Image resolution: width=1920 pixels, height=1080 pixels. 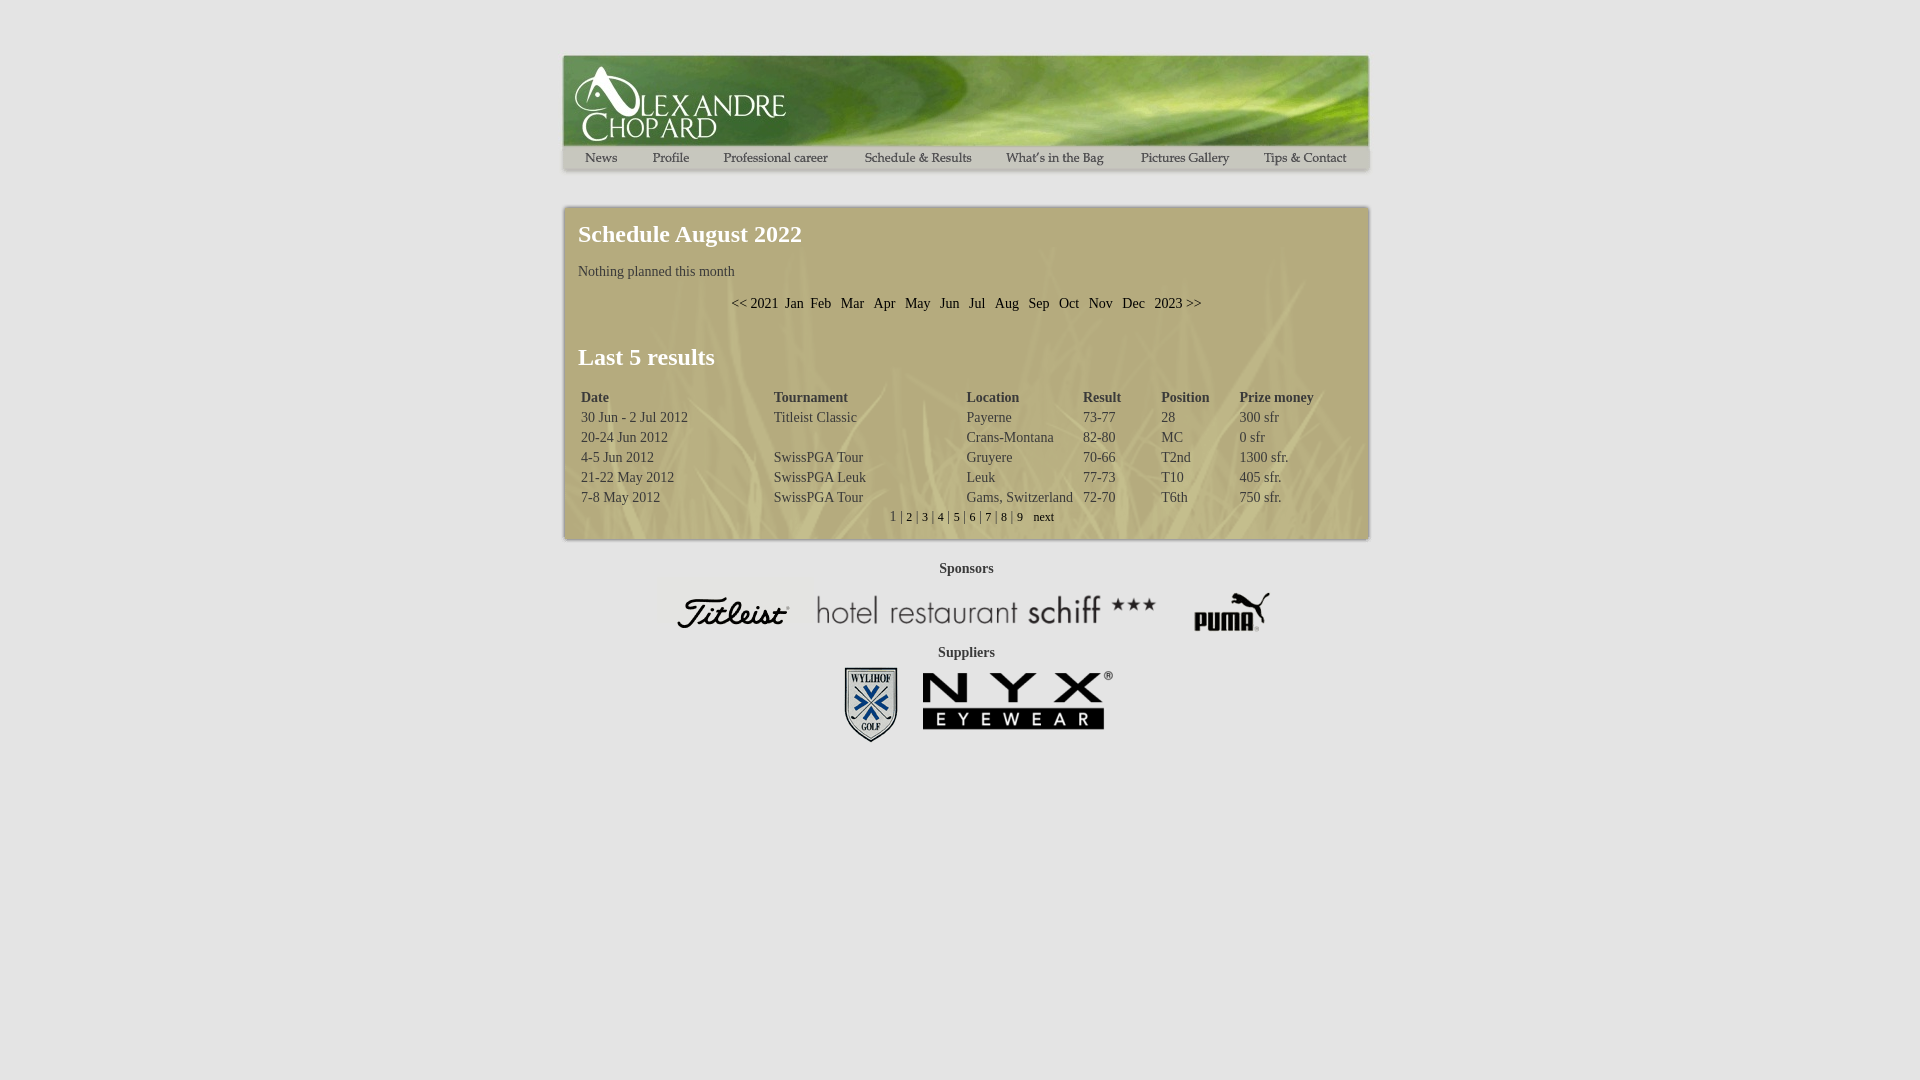 What do you see at coordinates (1133, 303) in the screenshot?
I see `'Dec'` at bounding box center [1133, 303].